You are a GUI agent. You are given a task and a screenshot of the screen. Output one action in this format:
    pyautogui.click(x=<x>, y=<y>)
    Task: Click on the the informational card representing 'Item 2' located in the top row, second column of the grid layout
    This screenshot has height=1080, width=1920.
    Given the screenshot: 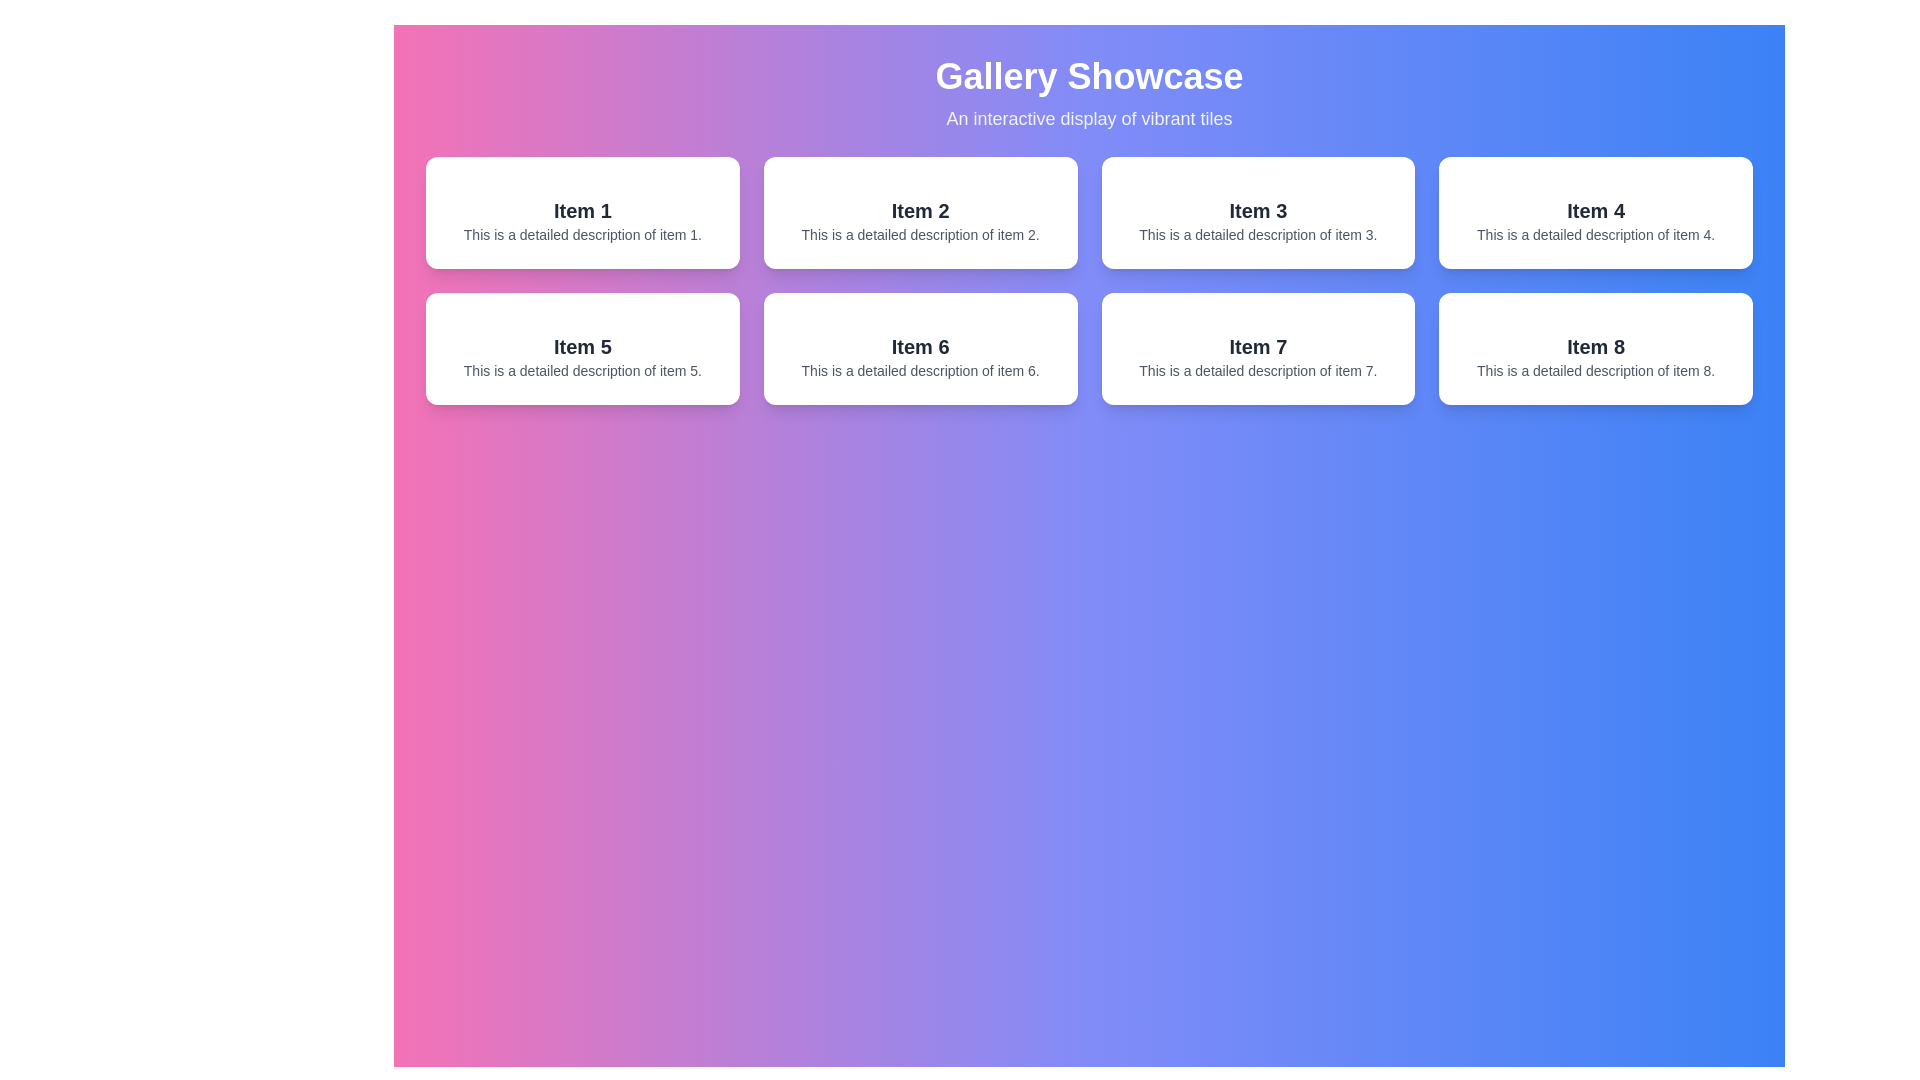 What is the action you would take?
    pyautogui.click(x=919, y=212)
    